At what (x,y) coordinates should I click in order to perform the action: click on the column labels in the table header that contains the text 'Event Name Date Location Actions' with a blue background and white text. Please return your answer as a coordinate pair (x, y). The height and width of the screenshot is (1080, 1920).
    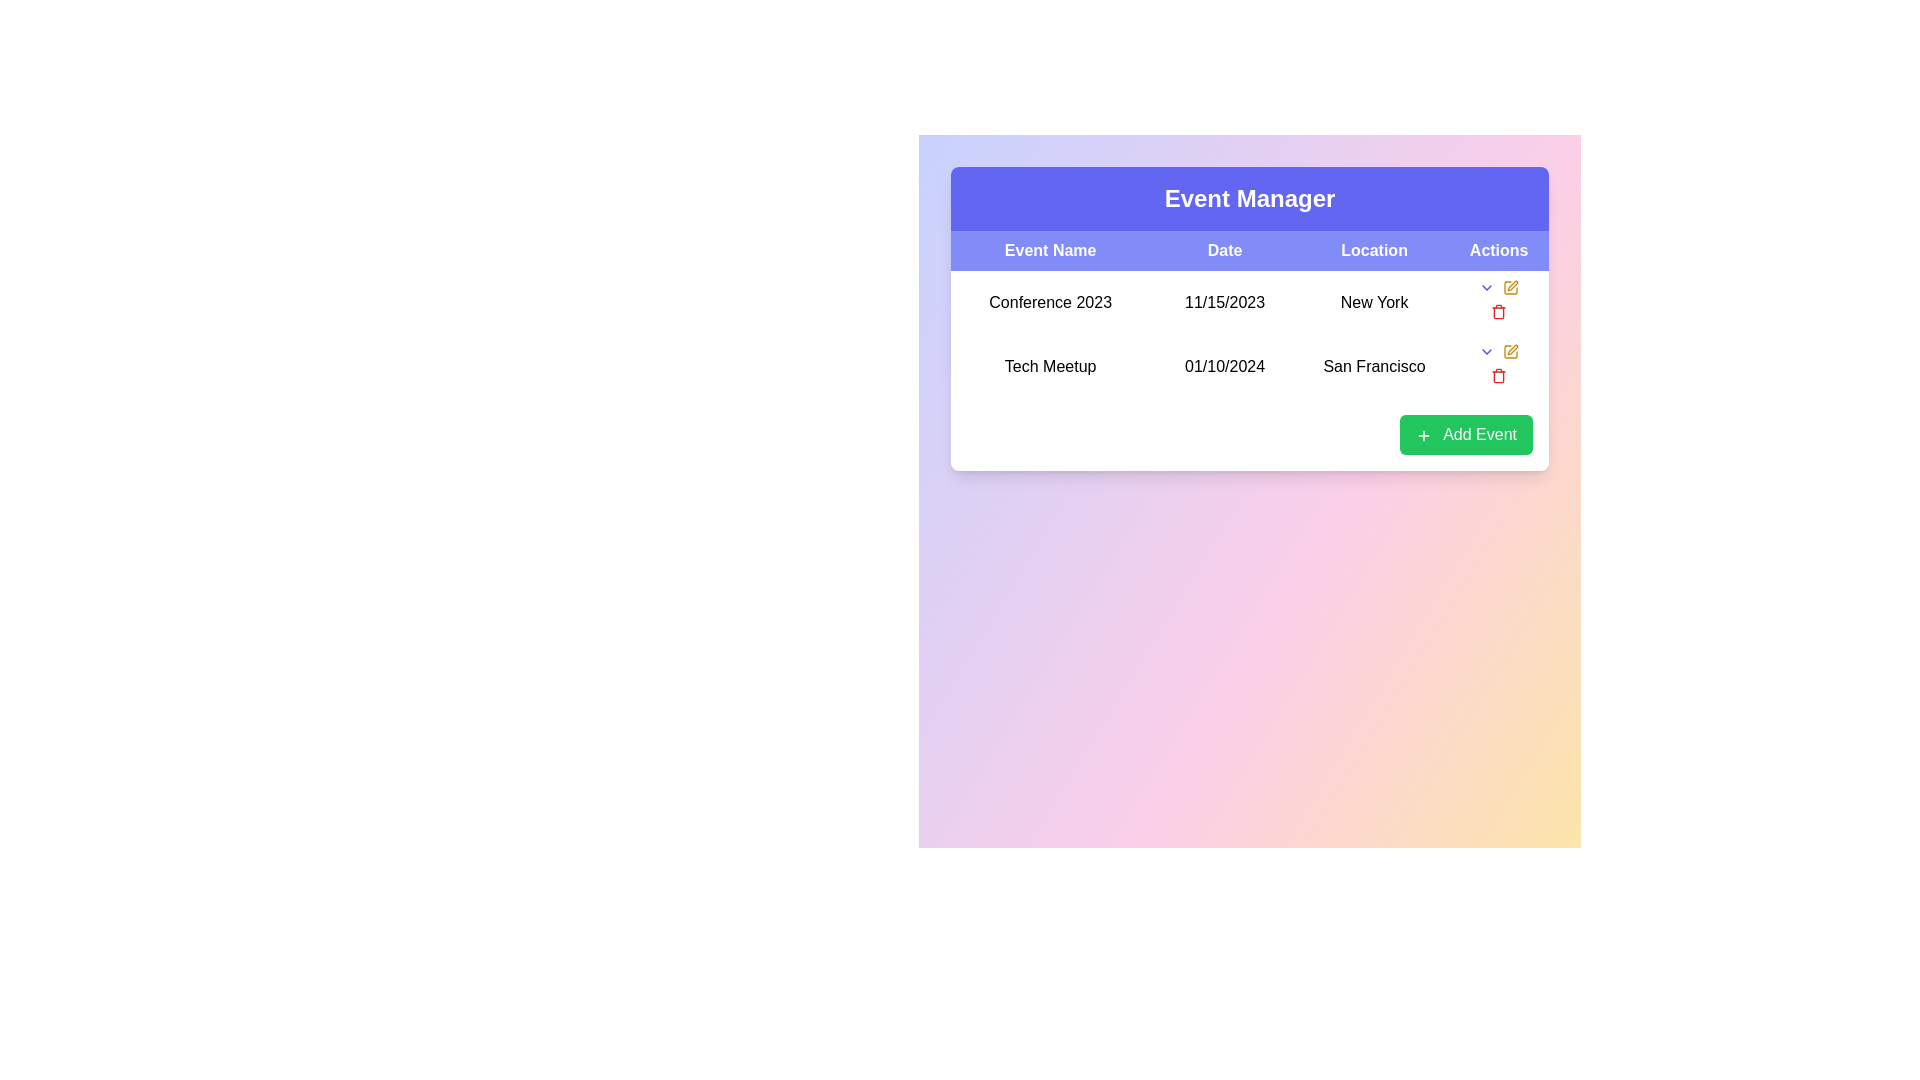
    Looking at the image, I should click on (1248, 249).